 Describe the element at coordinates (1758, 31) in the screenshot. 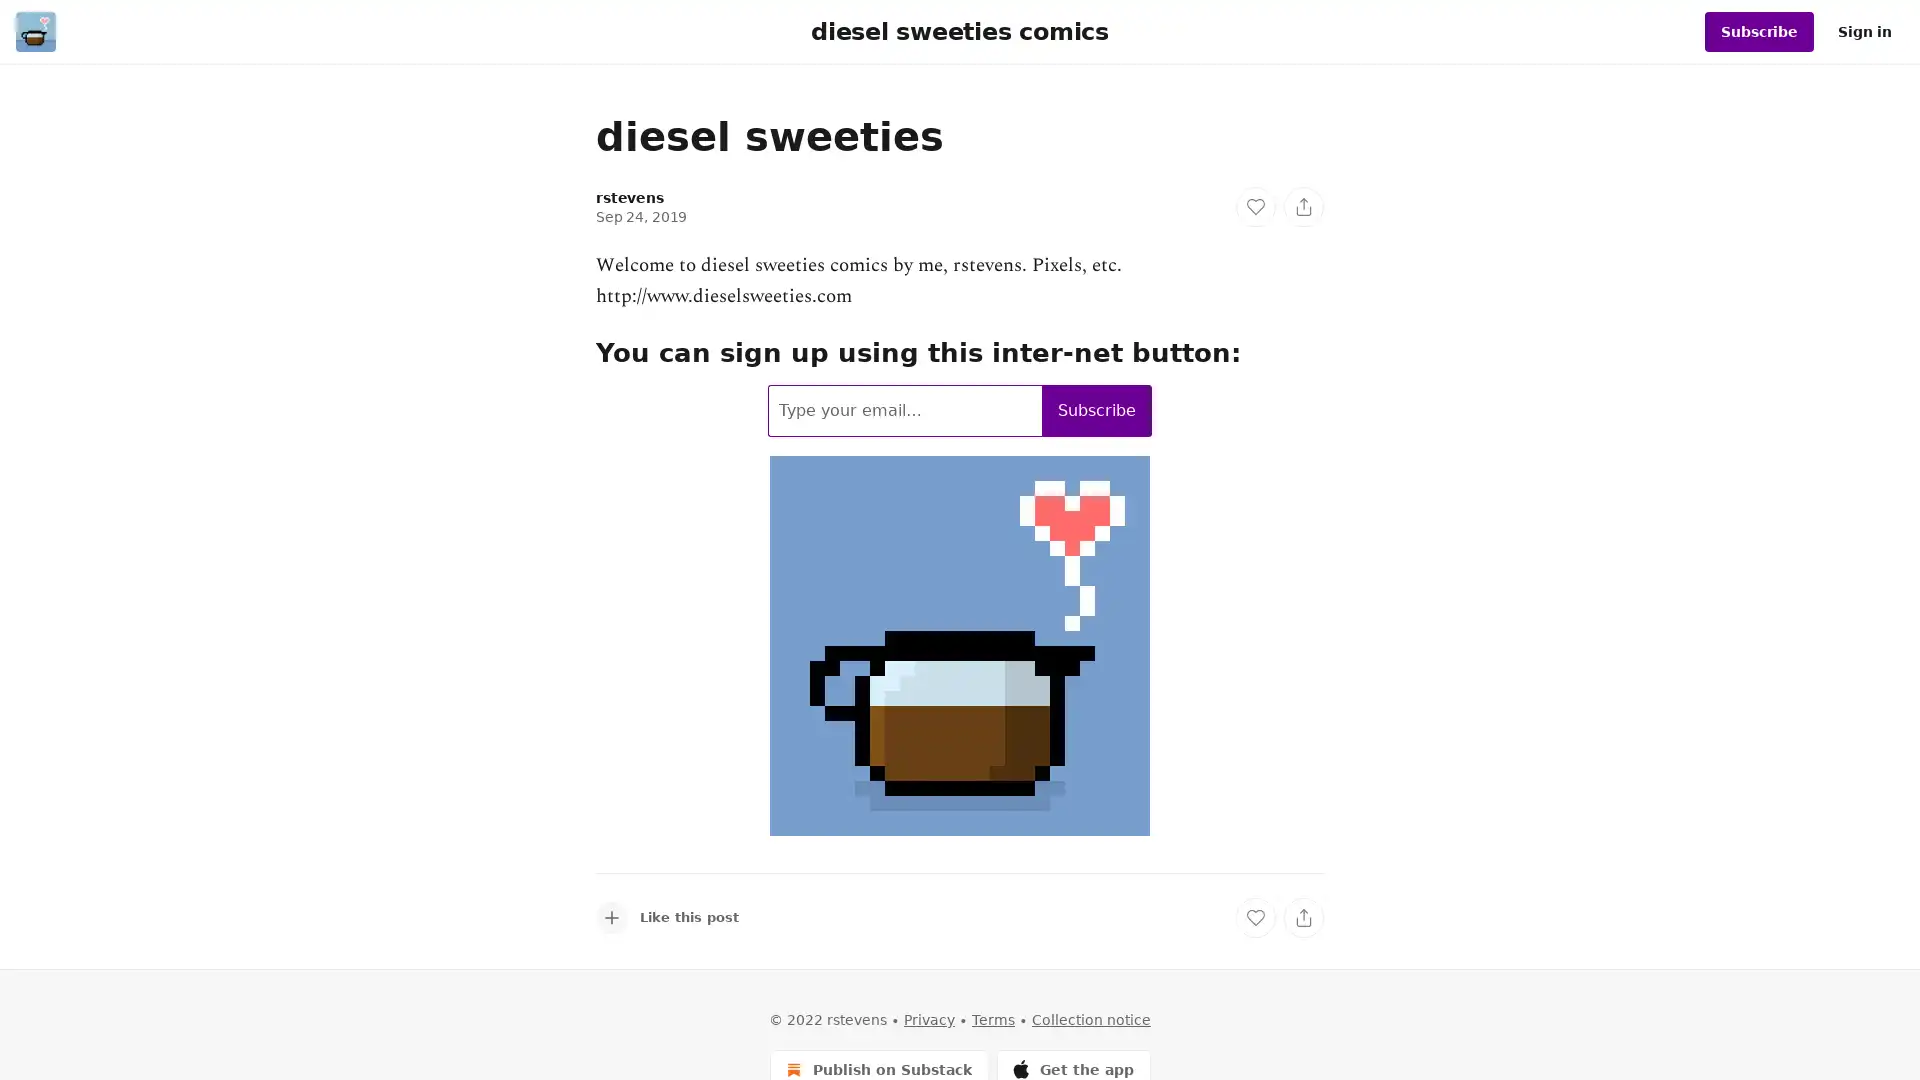

I see `Subscribe` at that location.